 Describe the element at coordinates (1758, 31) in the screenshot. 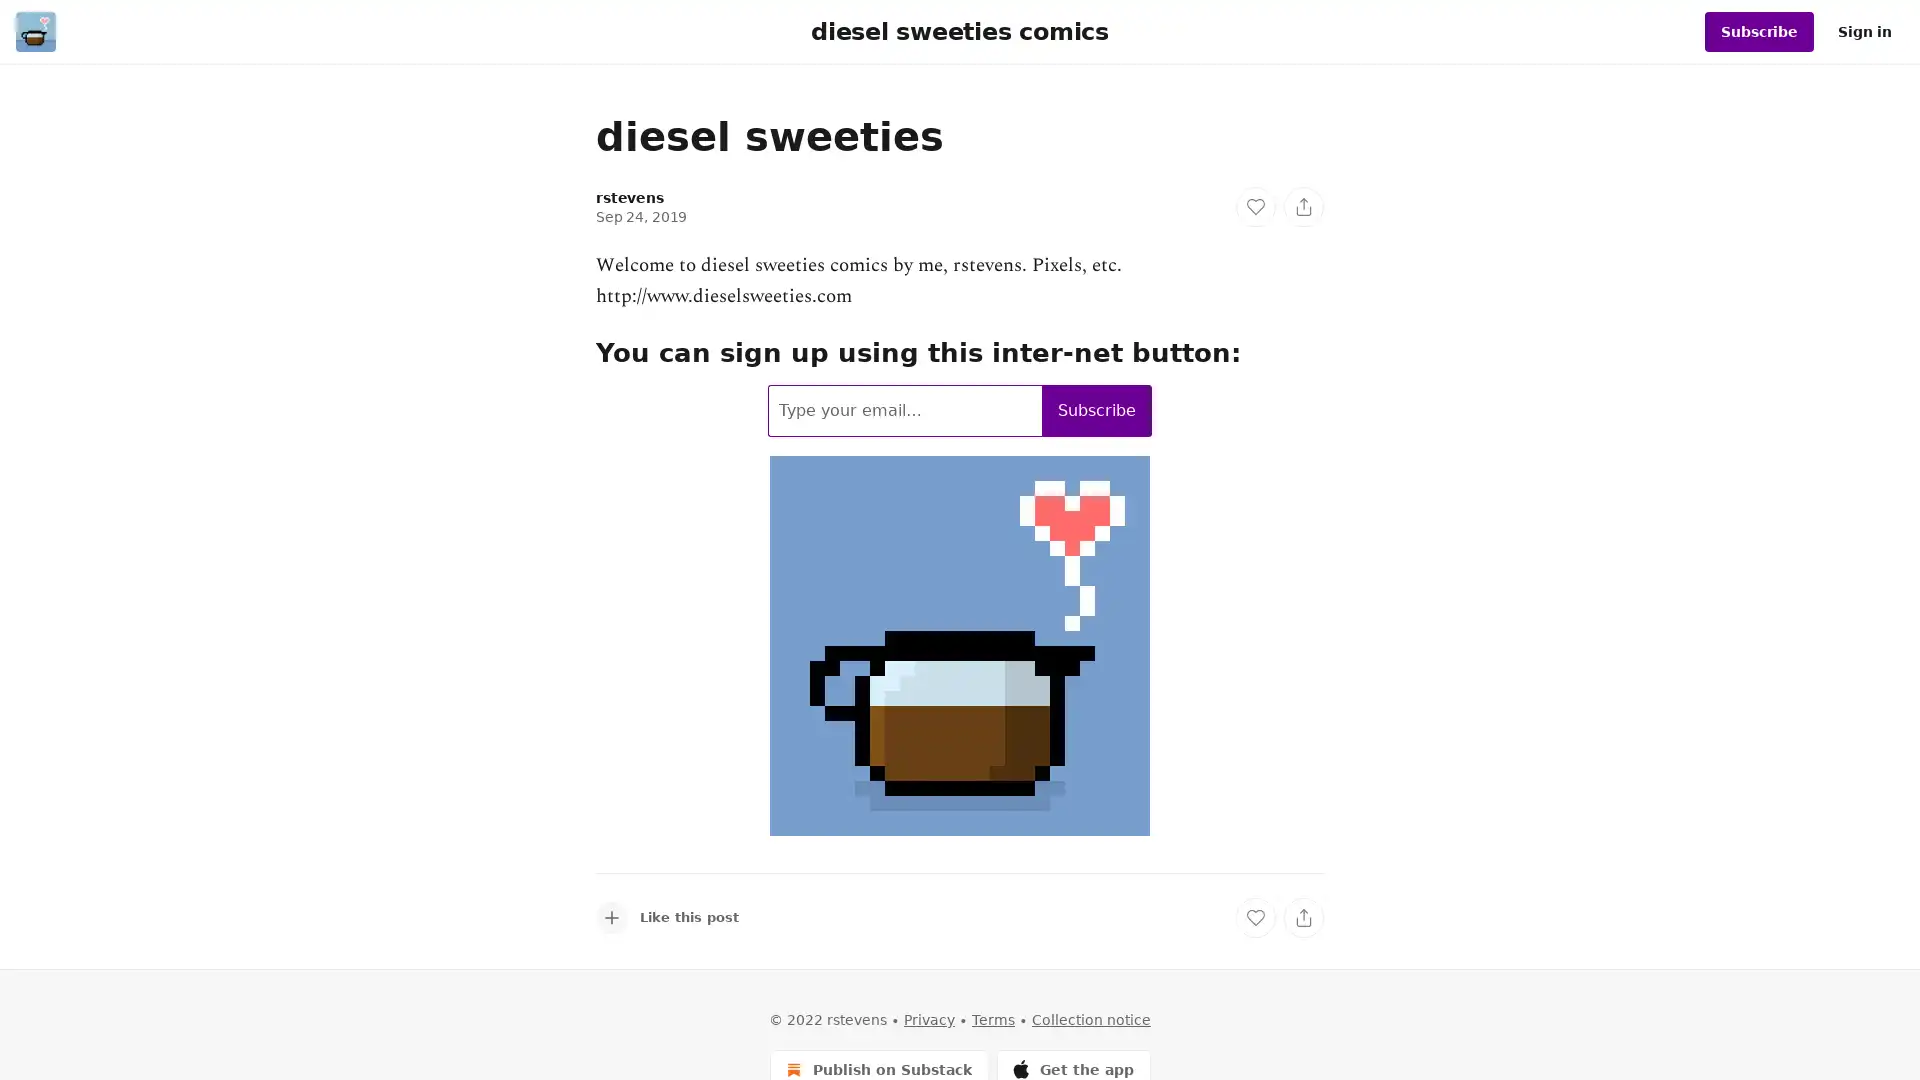

I see `Subscribe` at that location.